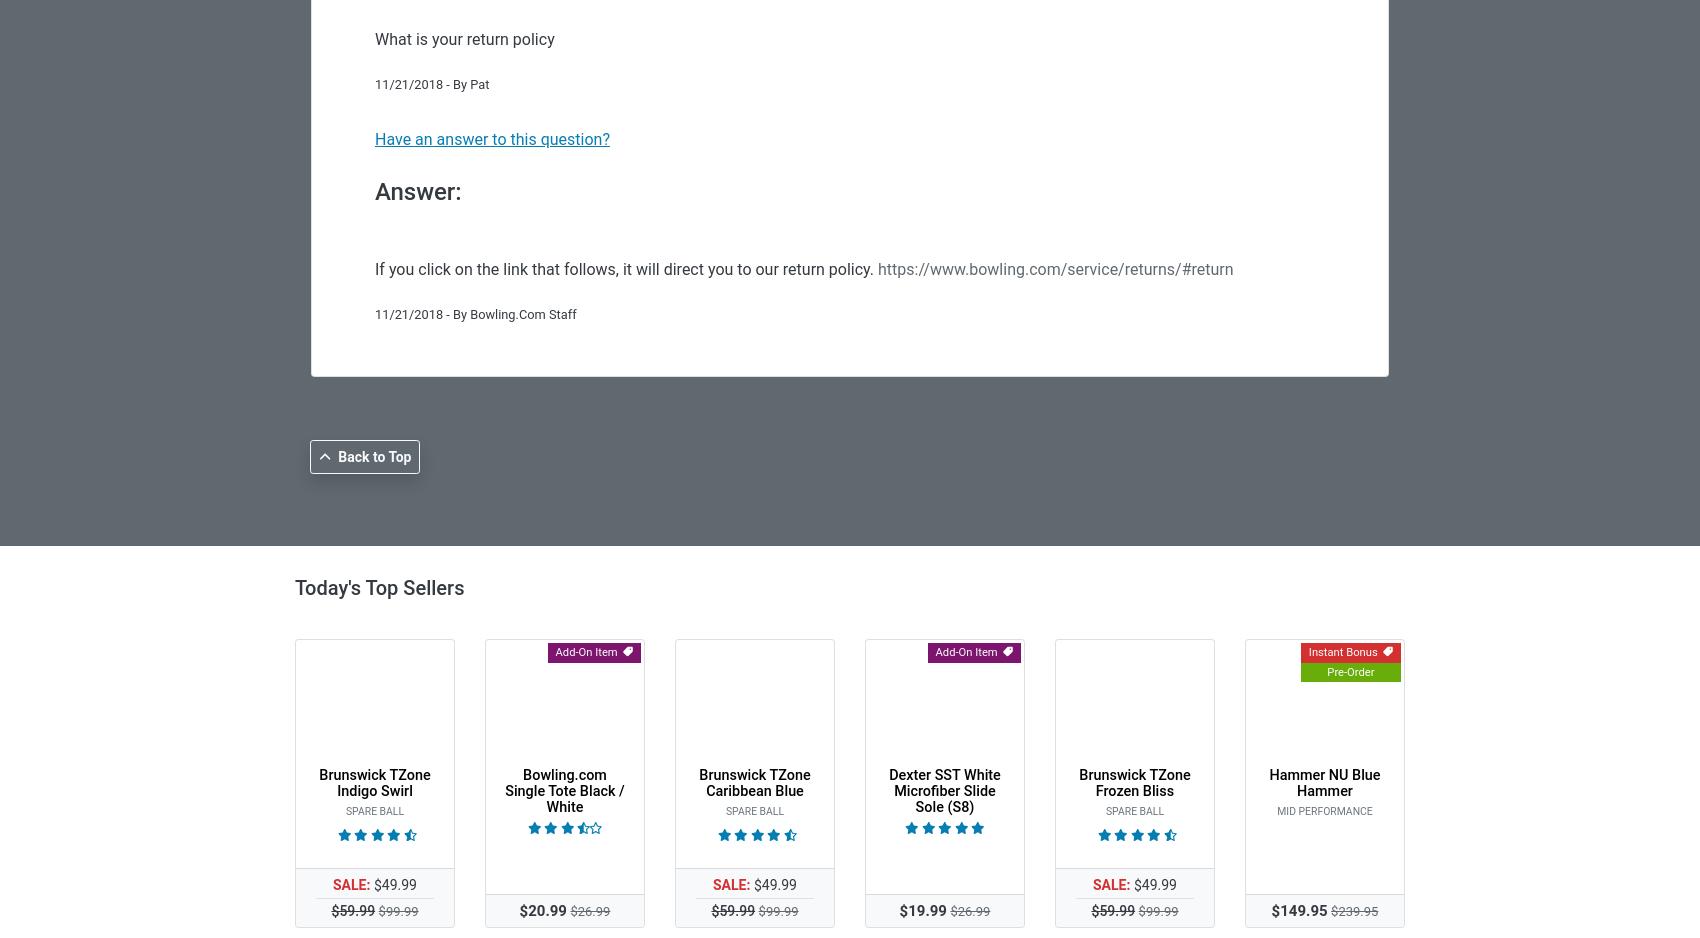 The image size is (1700, 938). Describe the element at coordinates (519, 908) in the screenshot. I see `'$20.99'` at that location.